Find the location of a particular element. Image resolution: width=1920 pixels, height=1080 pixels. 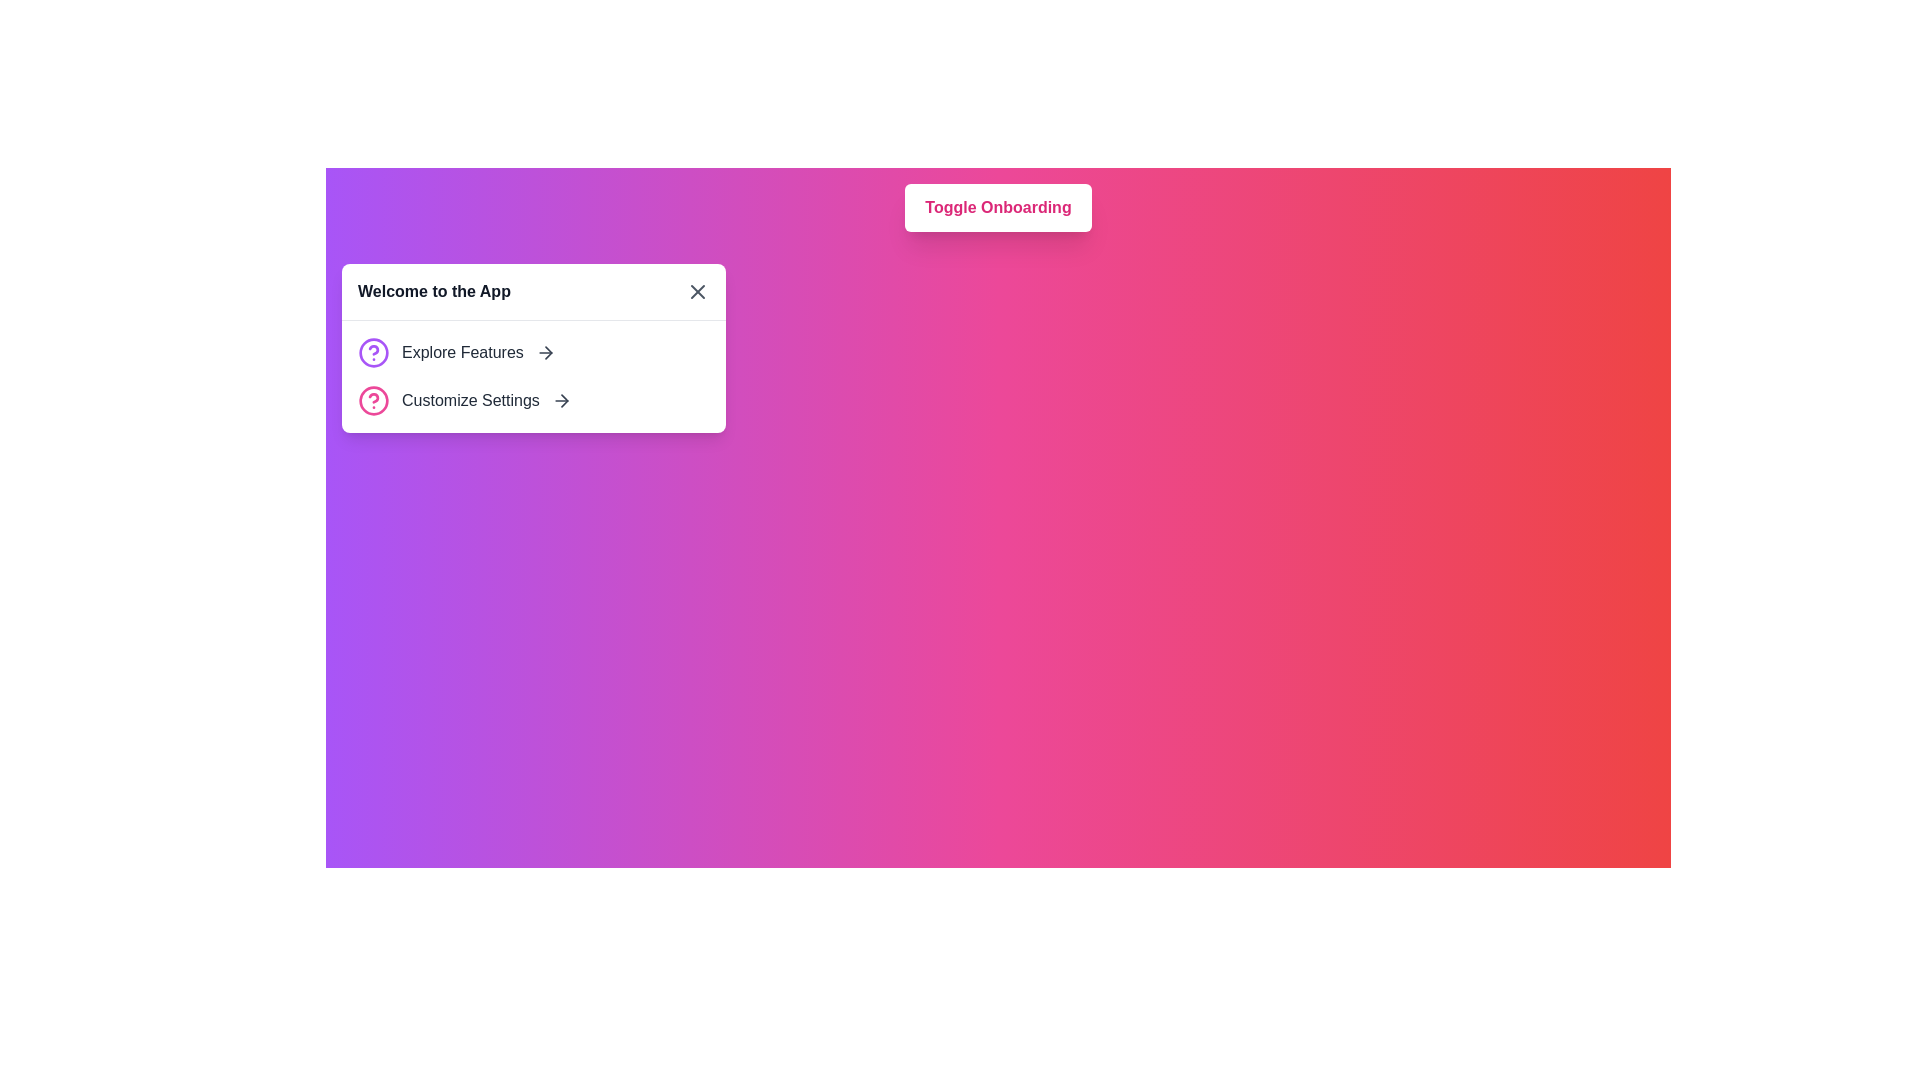

the Text Label that indicates an actionable item within the 'Welcome to the App' panel, positioned in the second row of options is located at coordinates (469, 401).